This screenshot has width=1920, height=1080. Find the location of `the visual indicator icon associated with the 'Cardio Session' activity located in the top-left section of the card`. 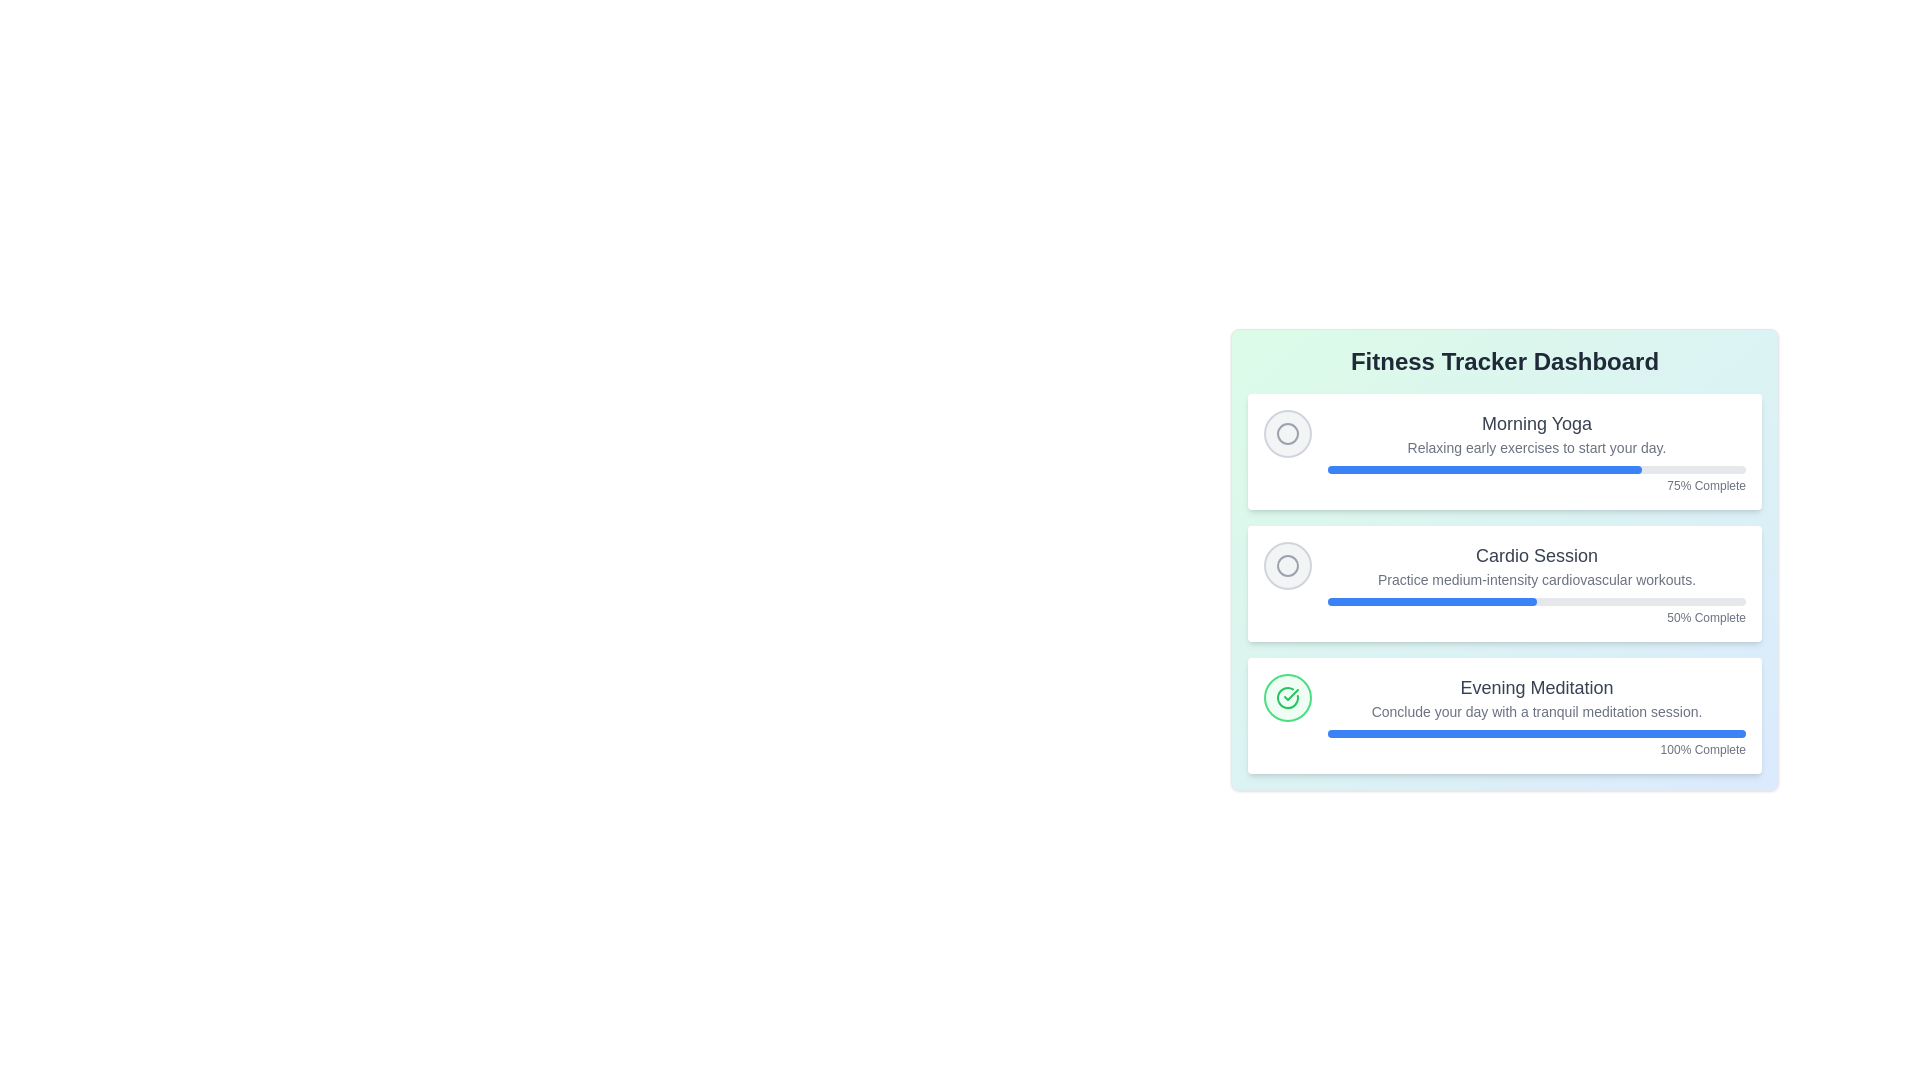

the visual indicator icon associated with the 'Cardio Session' activity located in the top-left section of the card is located at coordinates (1287, 566).